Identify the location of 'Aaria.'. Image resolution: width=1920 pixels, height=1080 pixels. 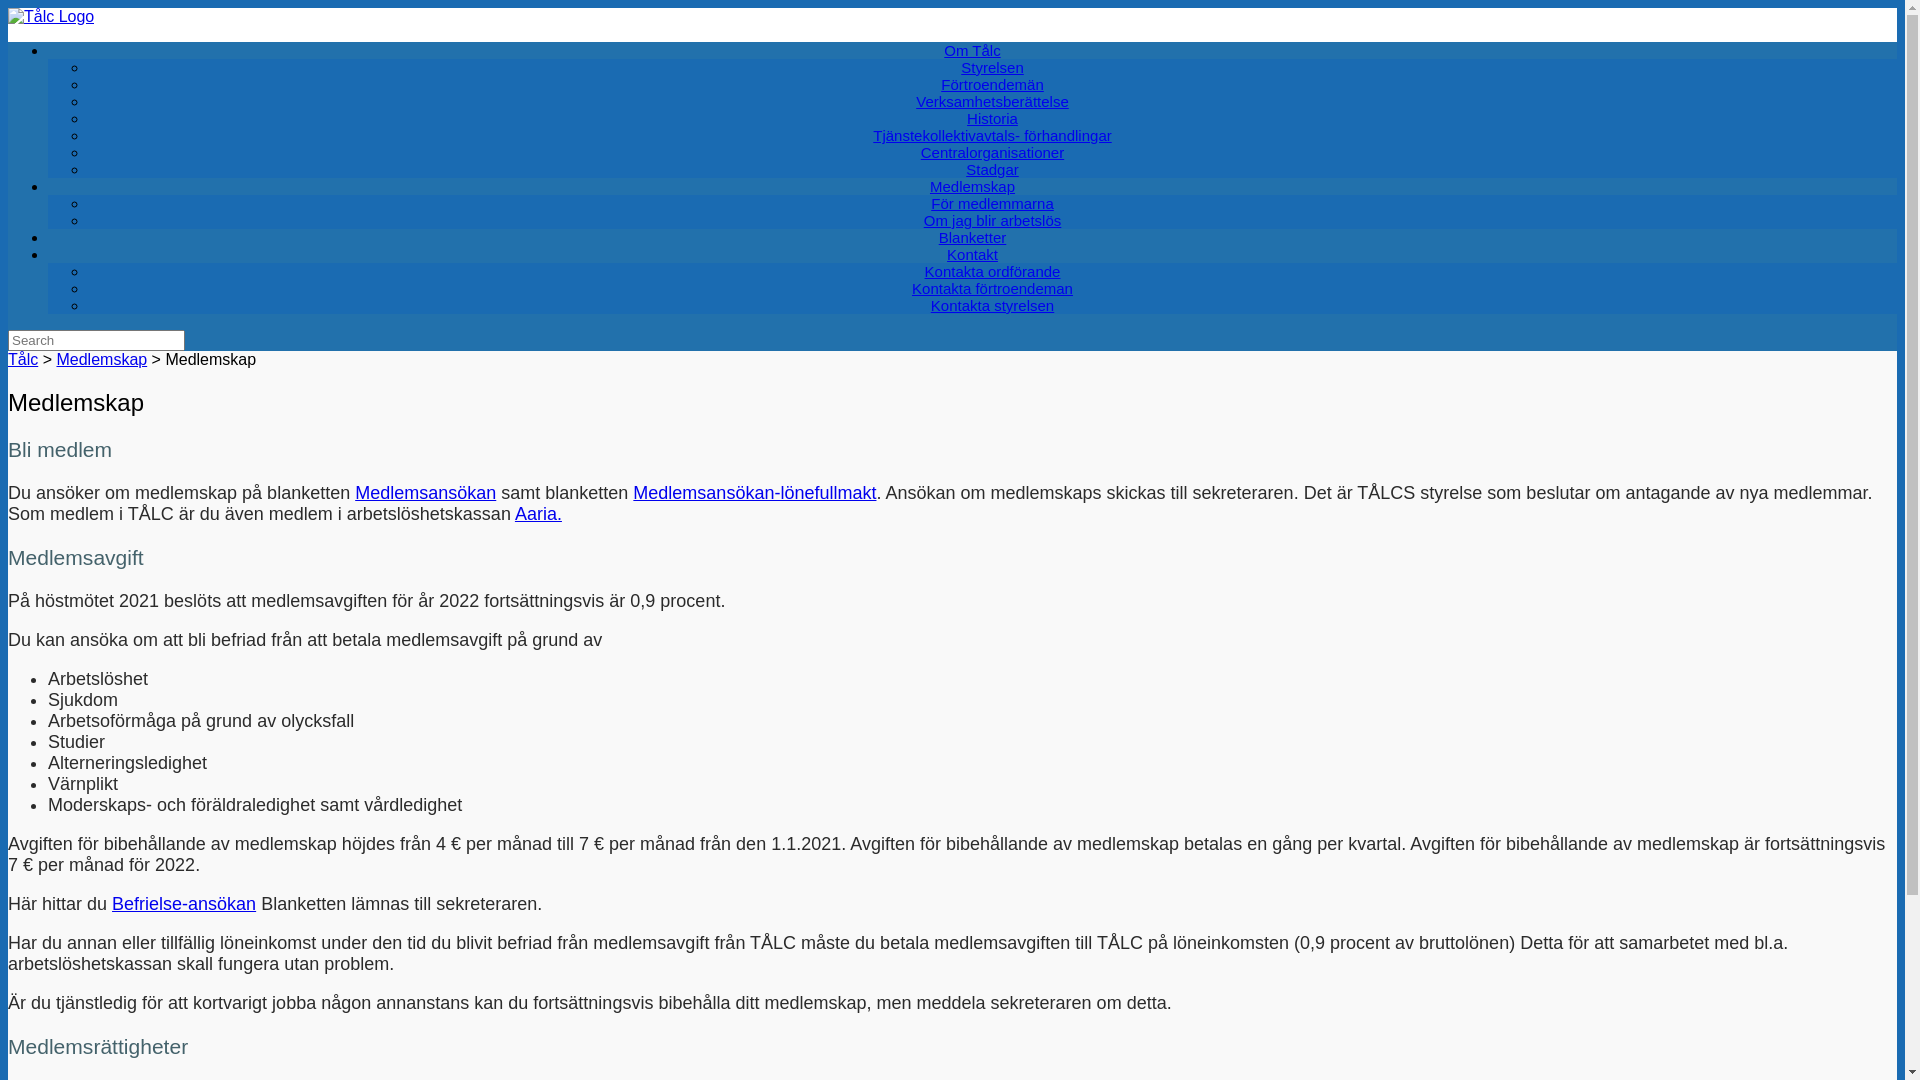
(538, 512).